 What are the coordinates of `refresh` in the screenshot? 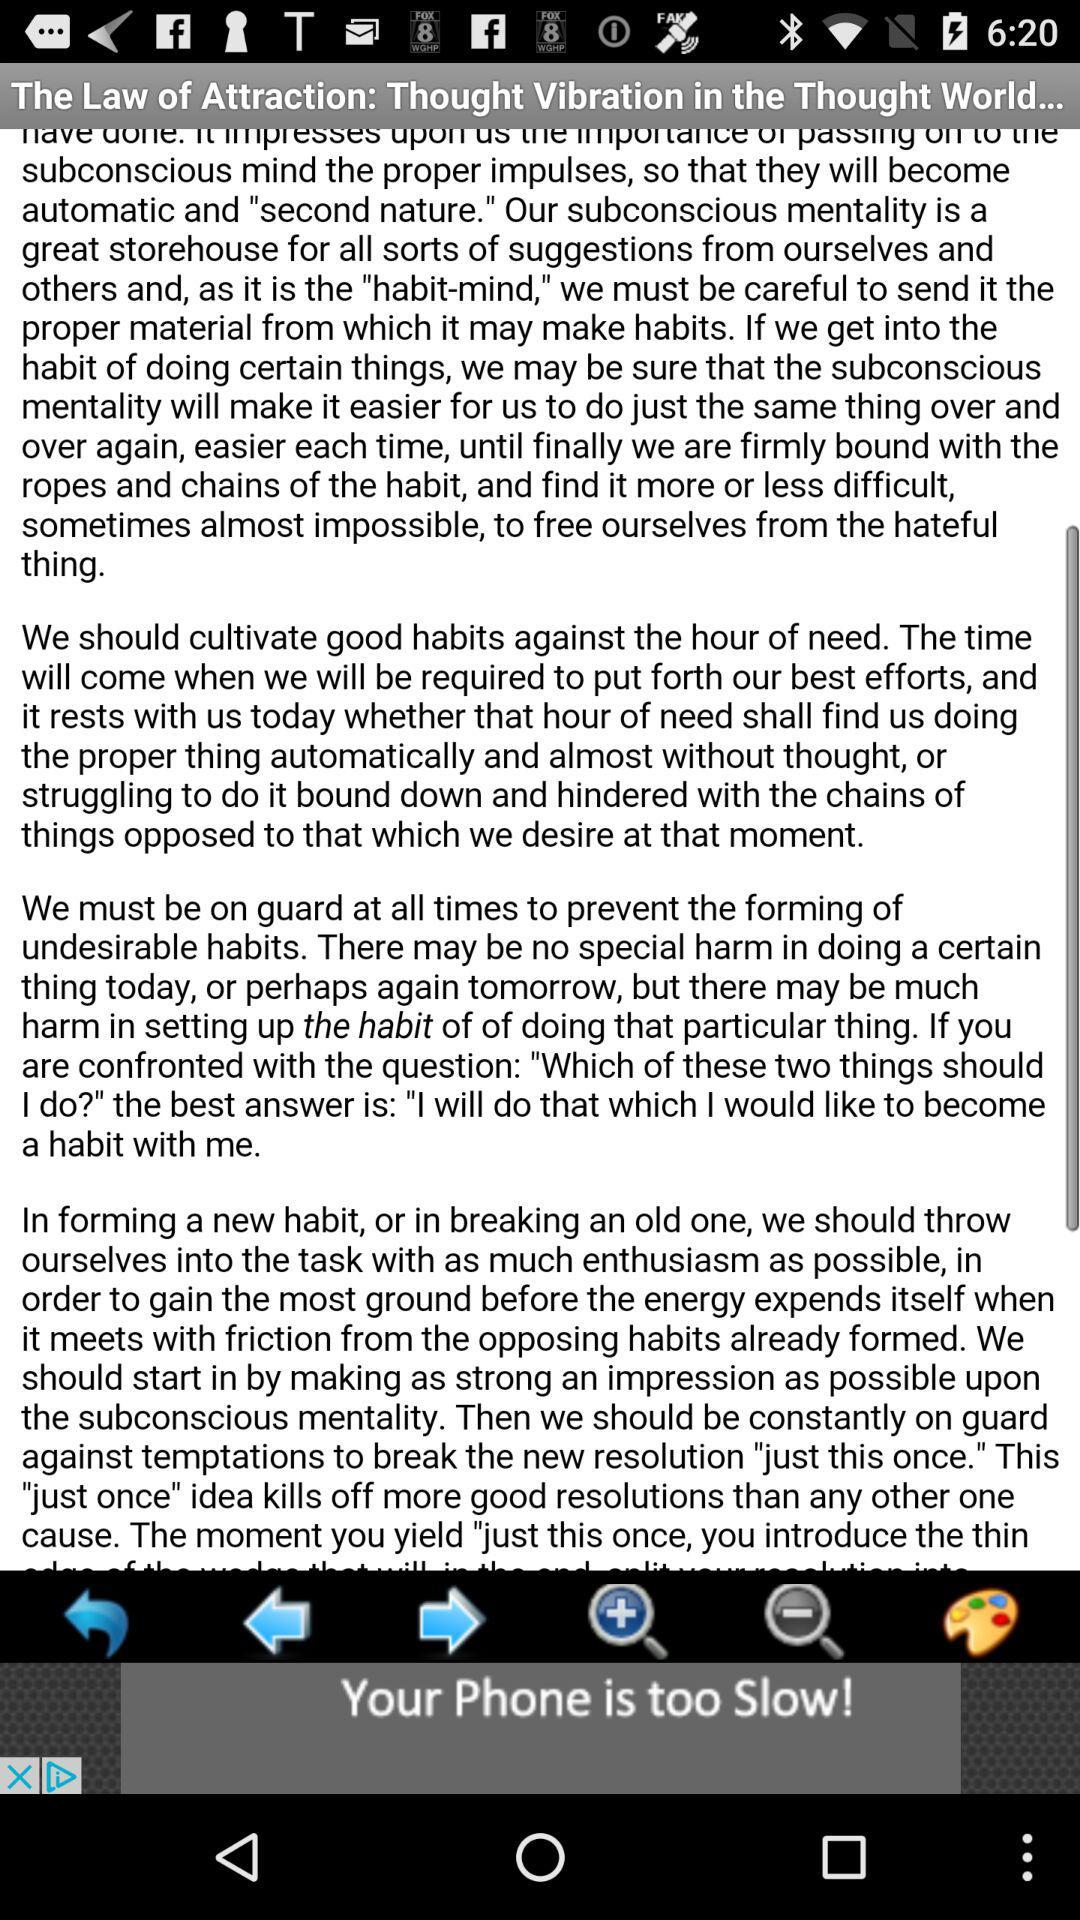 It's located at (98, 1621).